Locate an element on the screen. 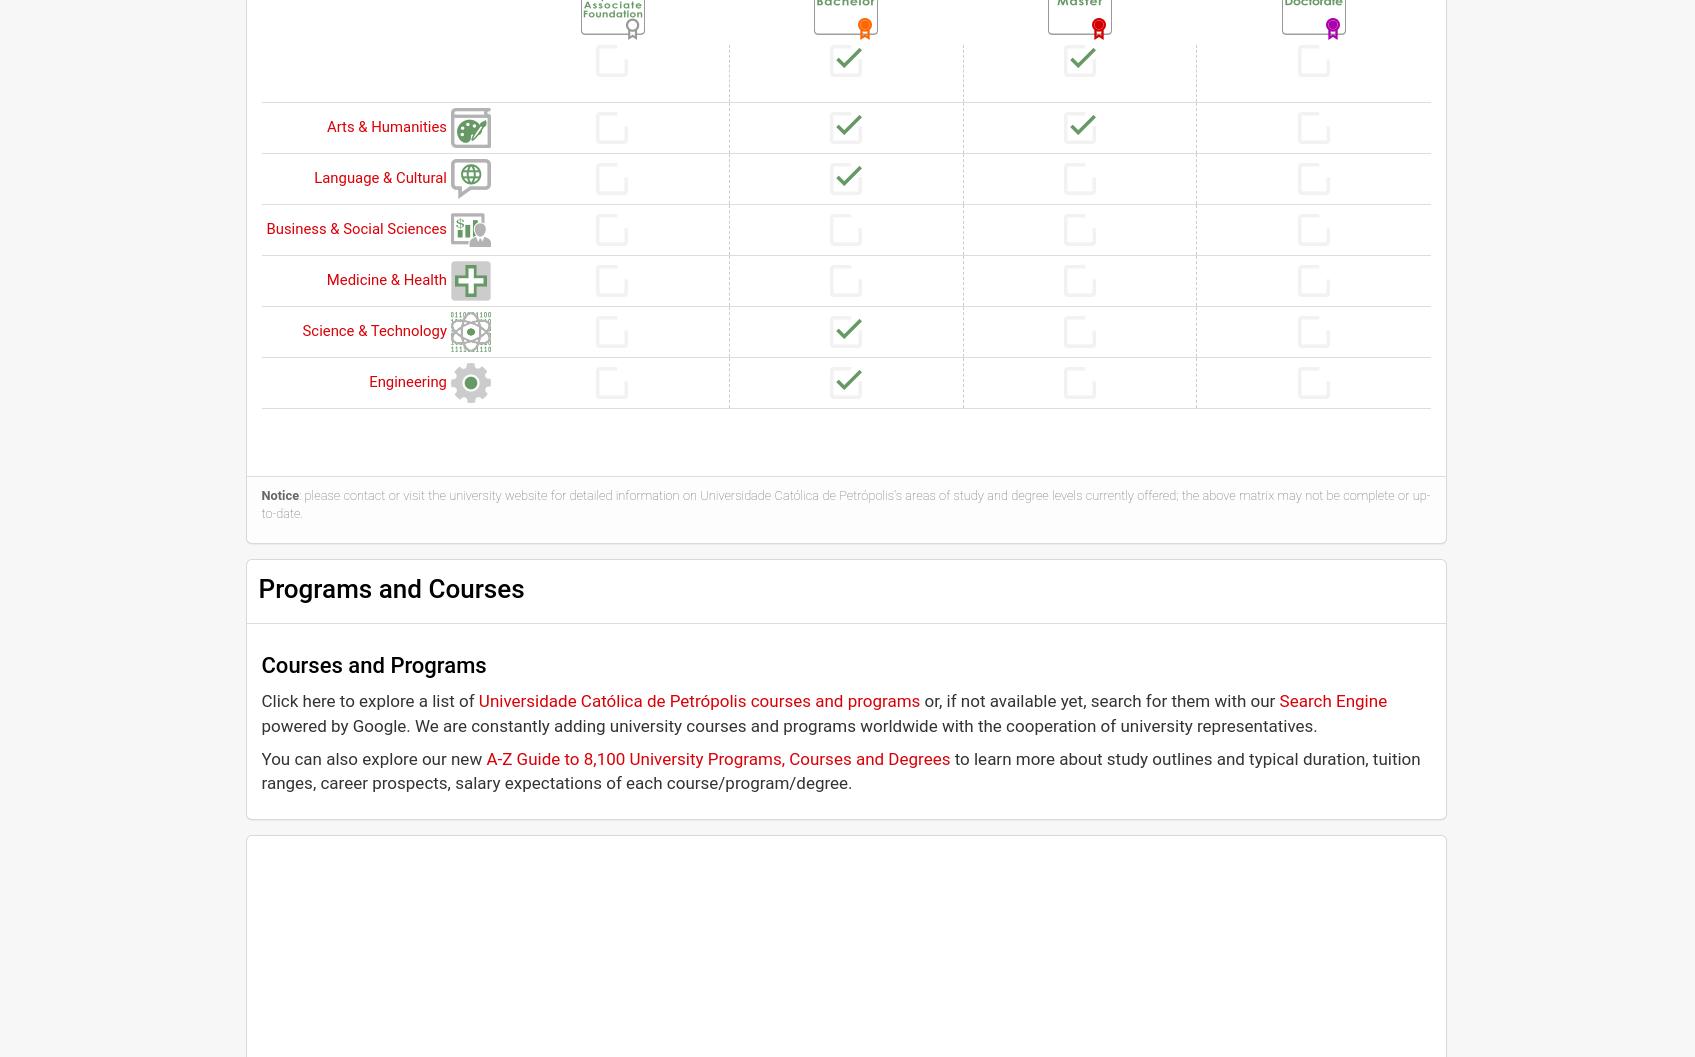 Image resolution: width=1695 pixels, height=1057 pixels. 'Arts & Humanities' is located at coordinates (386, 124).